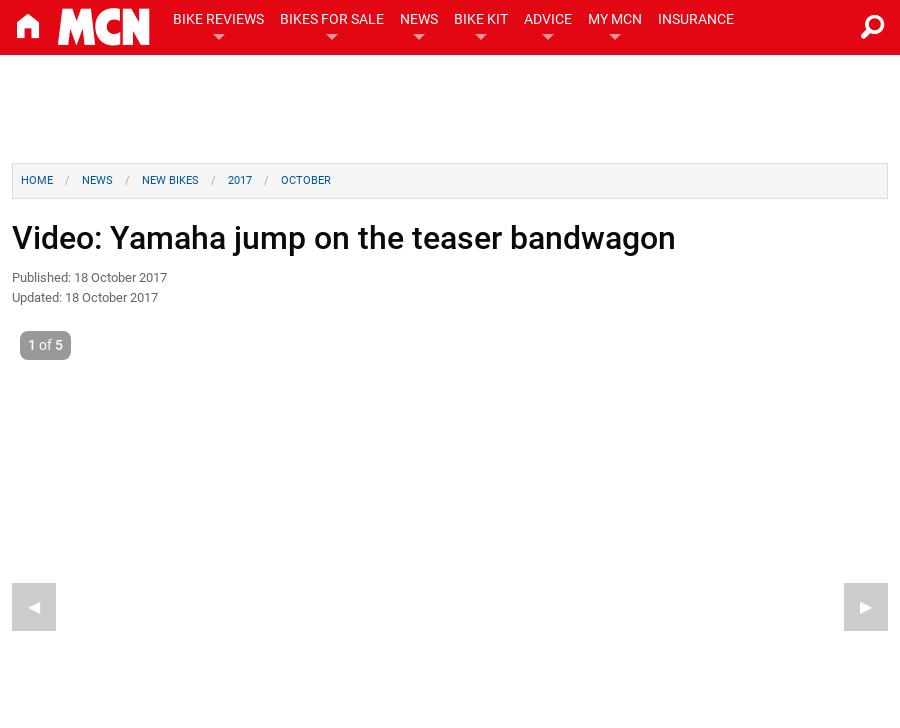  Describe the element at coordinates (239, 180) in the screenshot. I see `'2017'` at that location.